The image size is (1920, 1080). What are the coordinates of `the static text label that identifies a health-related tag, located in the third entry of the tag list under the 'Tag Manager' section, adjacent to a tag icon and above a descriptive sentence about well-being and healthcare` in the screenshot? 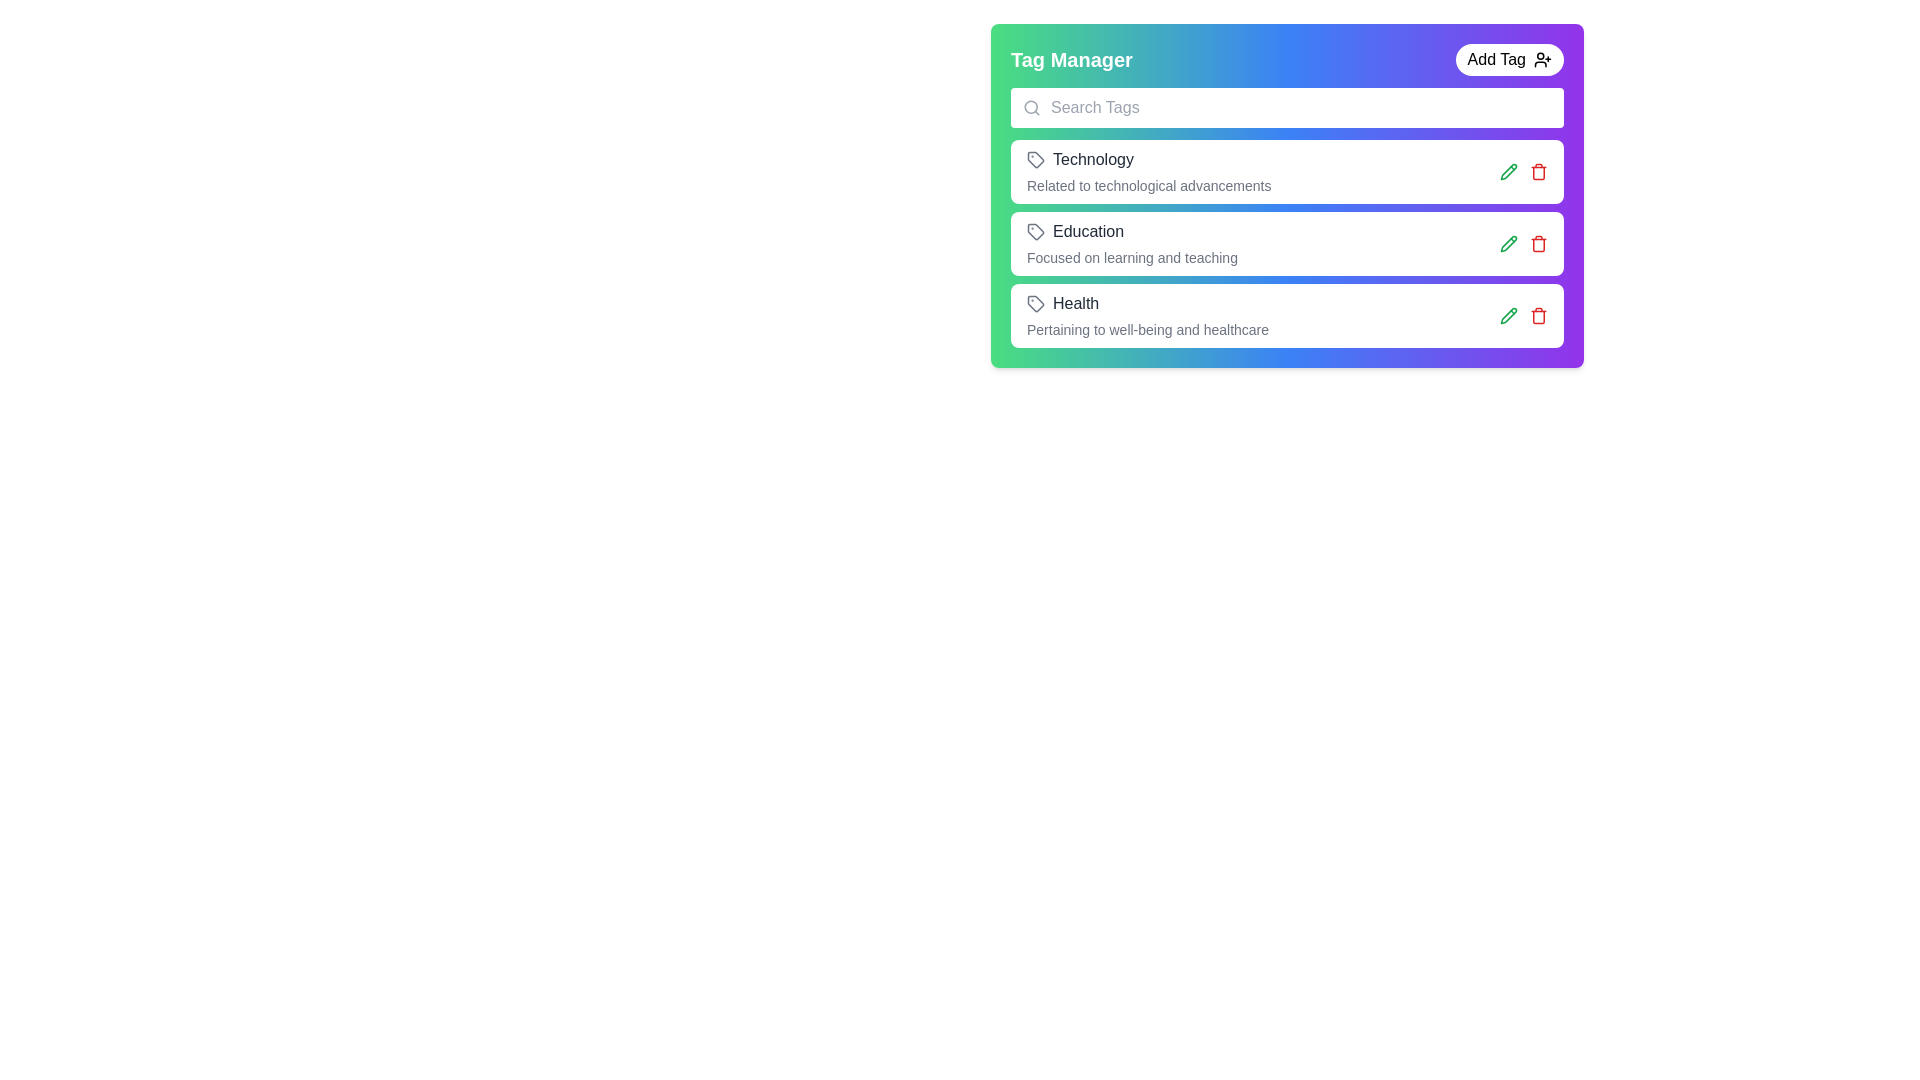 It's located at (1075, 304).